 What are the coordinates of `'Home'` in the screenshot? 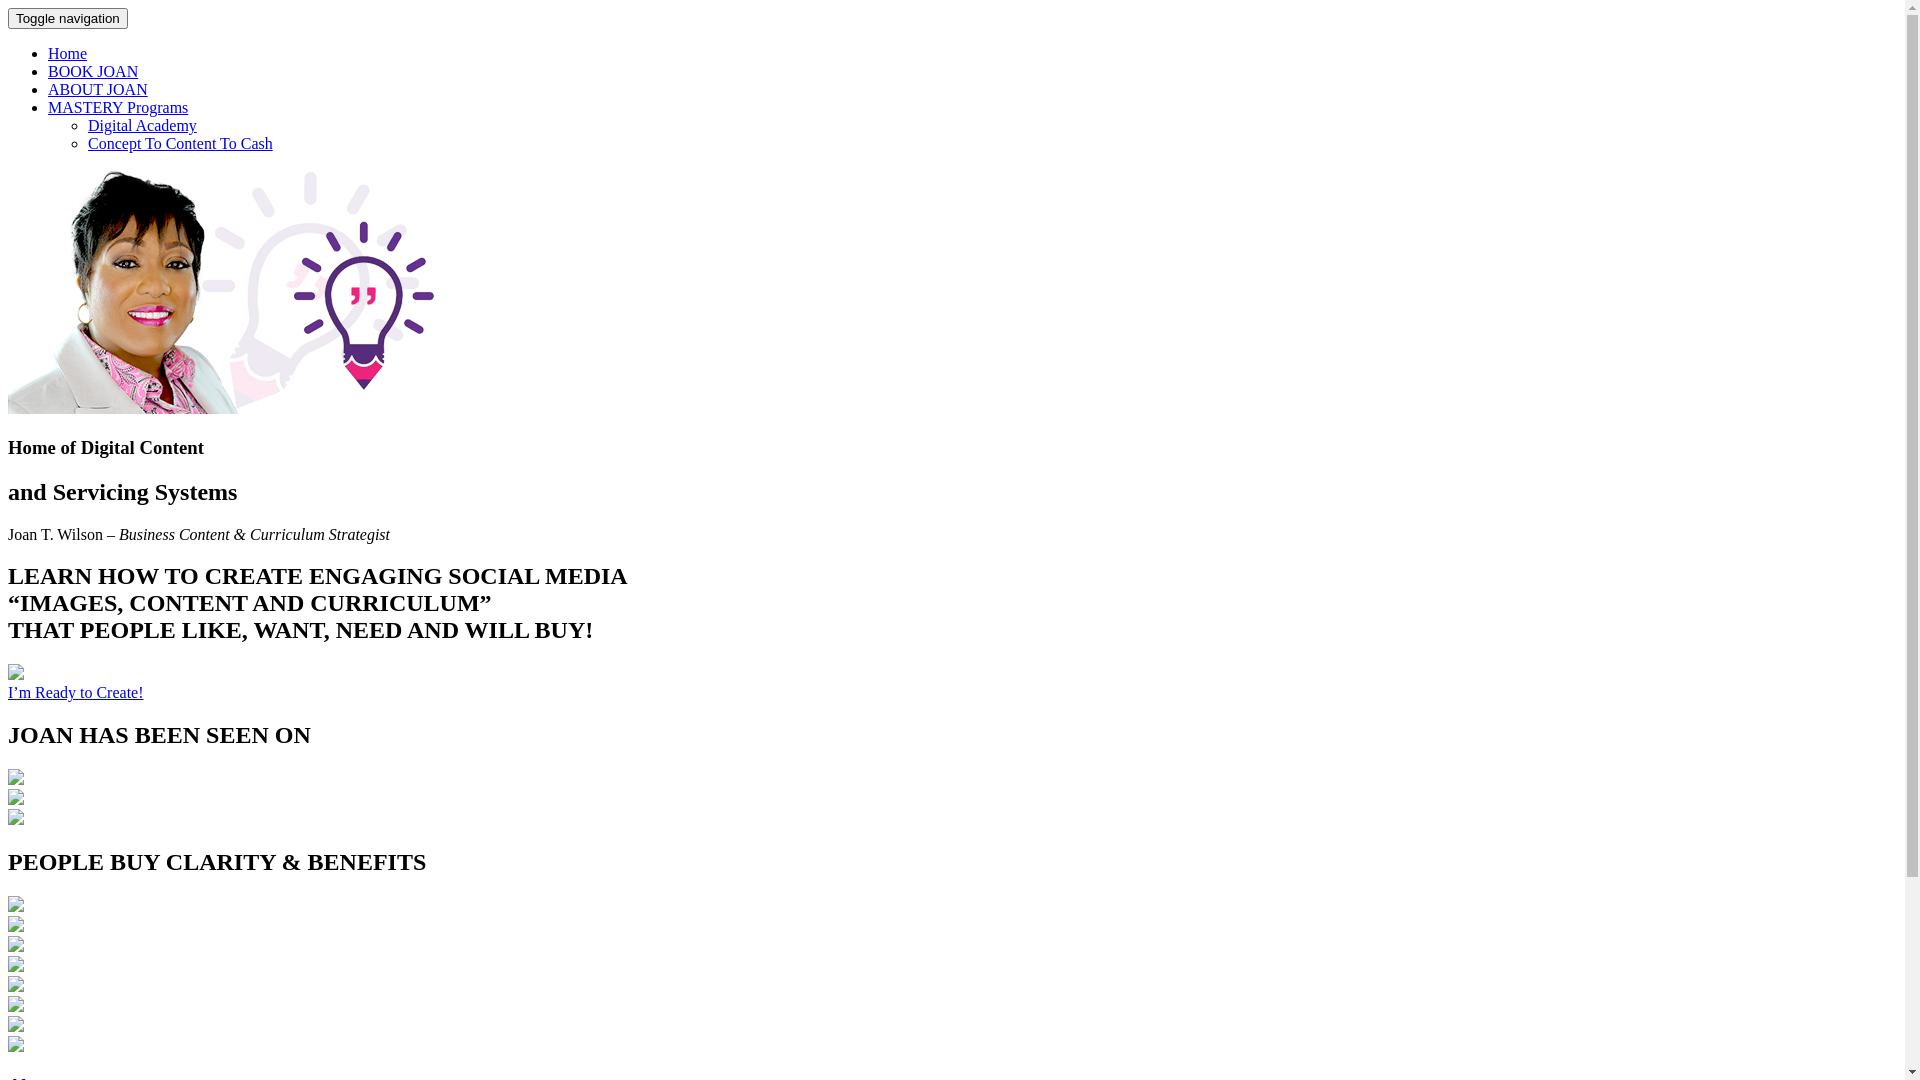 It's located at (67, 52).